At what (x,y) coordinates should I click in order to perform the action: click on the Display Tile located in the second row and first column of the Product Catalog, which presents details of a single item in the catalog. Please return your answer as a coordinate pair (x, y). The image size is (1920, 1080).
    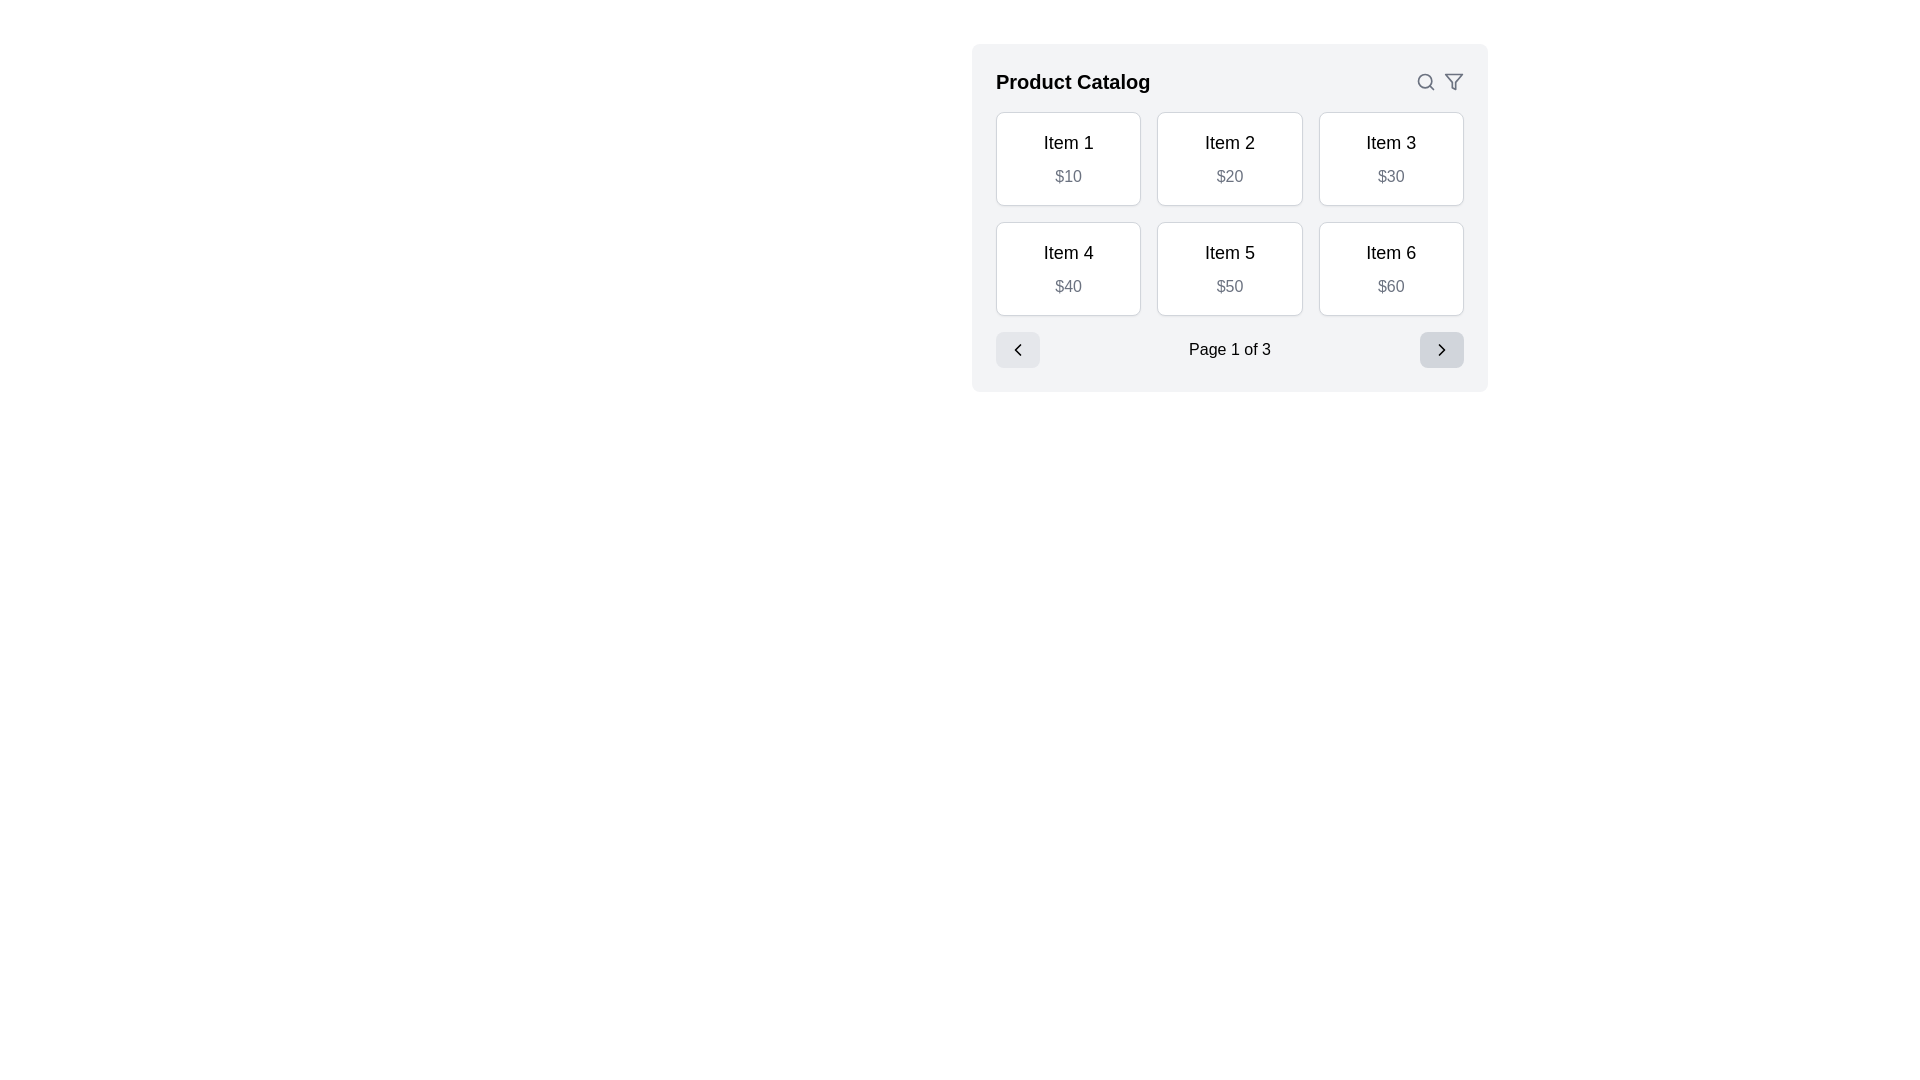
    Looking at the image, I should click on (1067, 268).